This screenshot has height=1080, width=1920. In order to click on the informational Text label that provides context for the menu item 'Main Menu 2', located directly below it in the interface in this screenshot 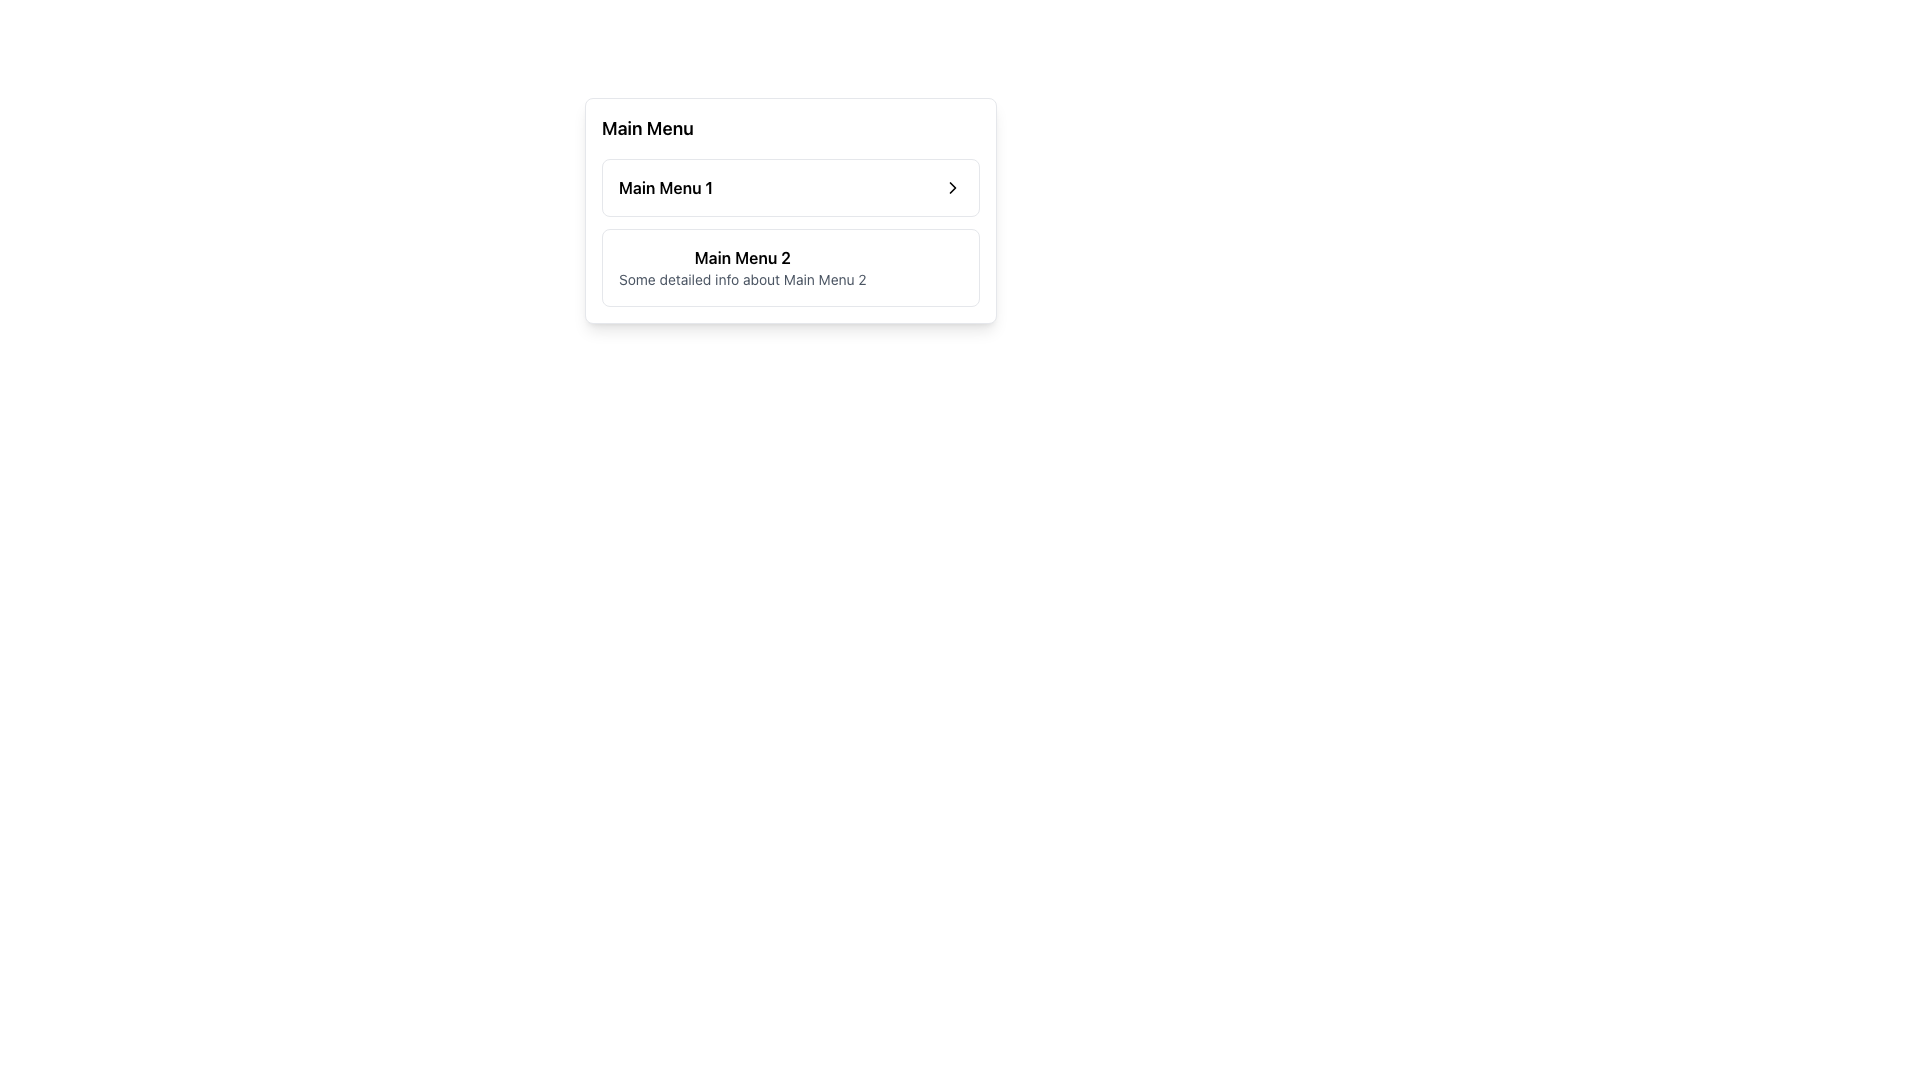, I will do `click(741, 280)`.